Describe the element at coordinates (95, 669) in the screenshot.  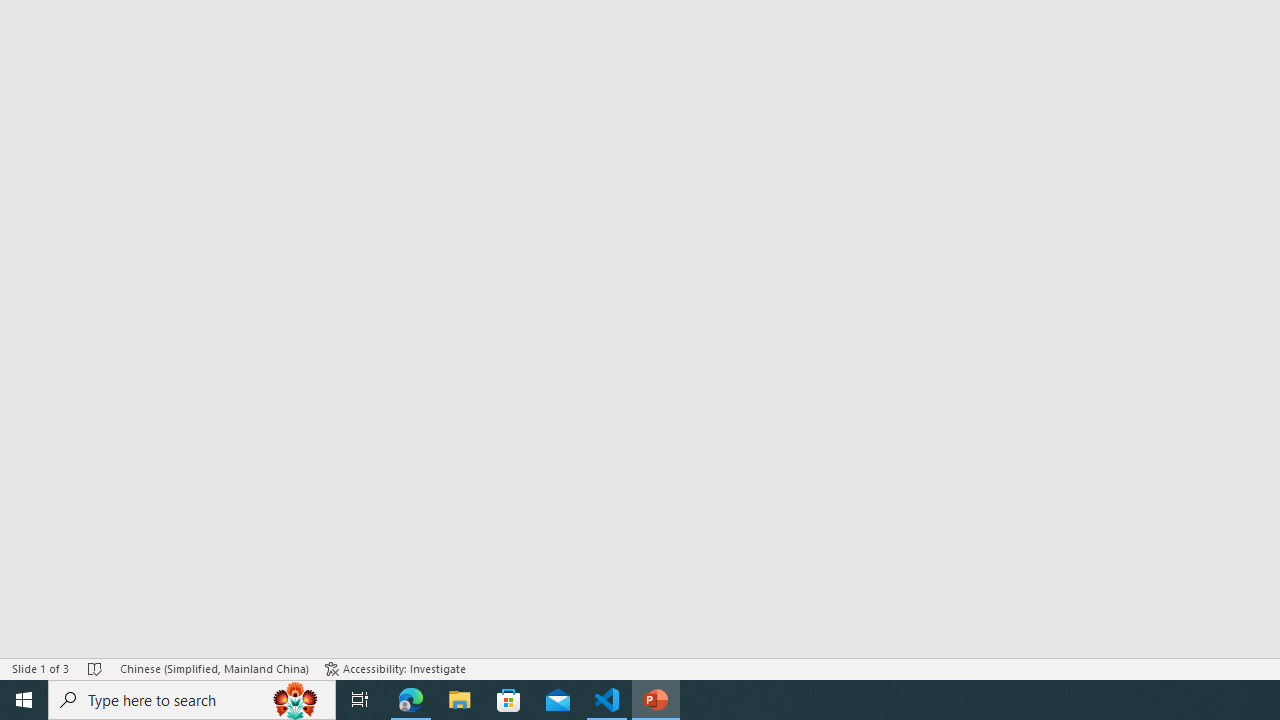
I see `'Spell Check No Errors'` at that location.